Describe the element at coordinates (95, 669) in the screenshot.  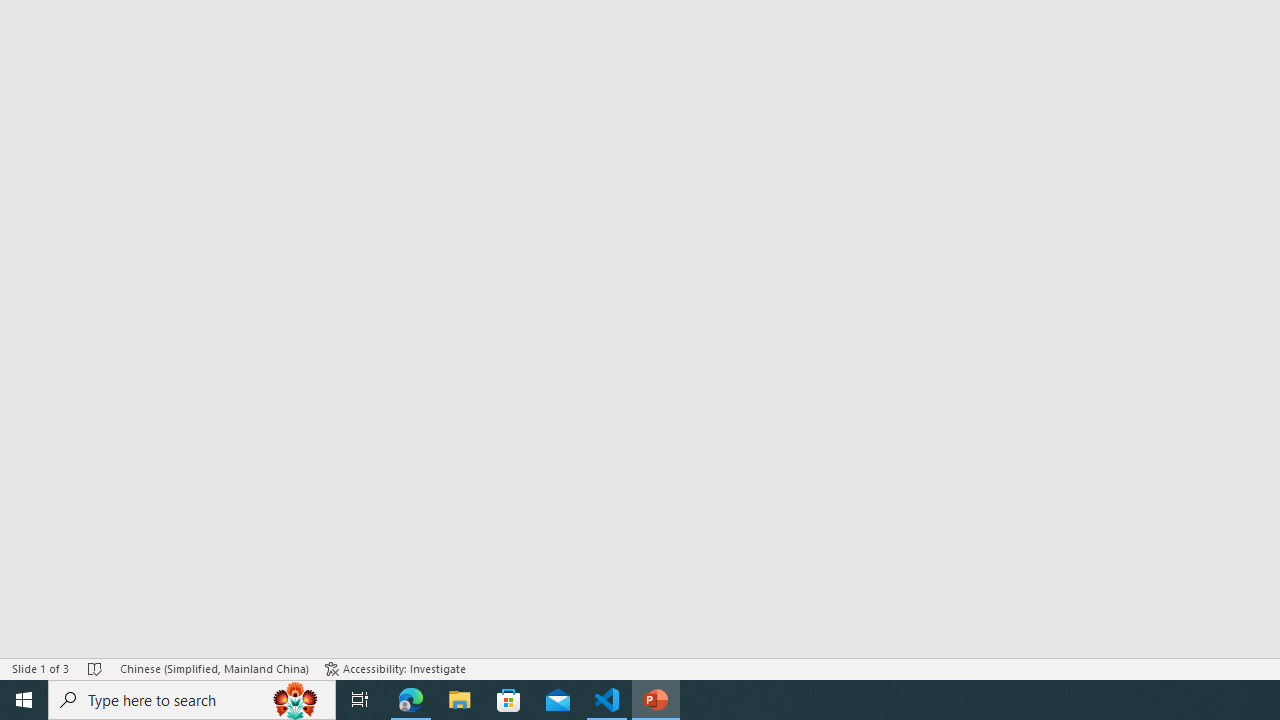
I see `'Spell Check No Errors'` at that location.